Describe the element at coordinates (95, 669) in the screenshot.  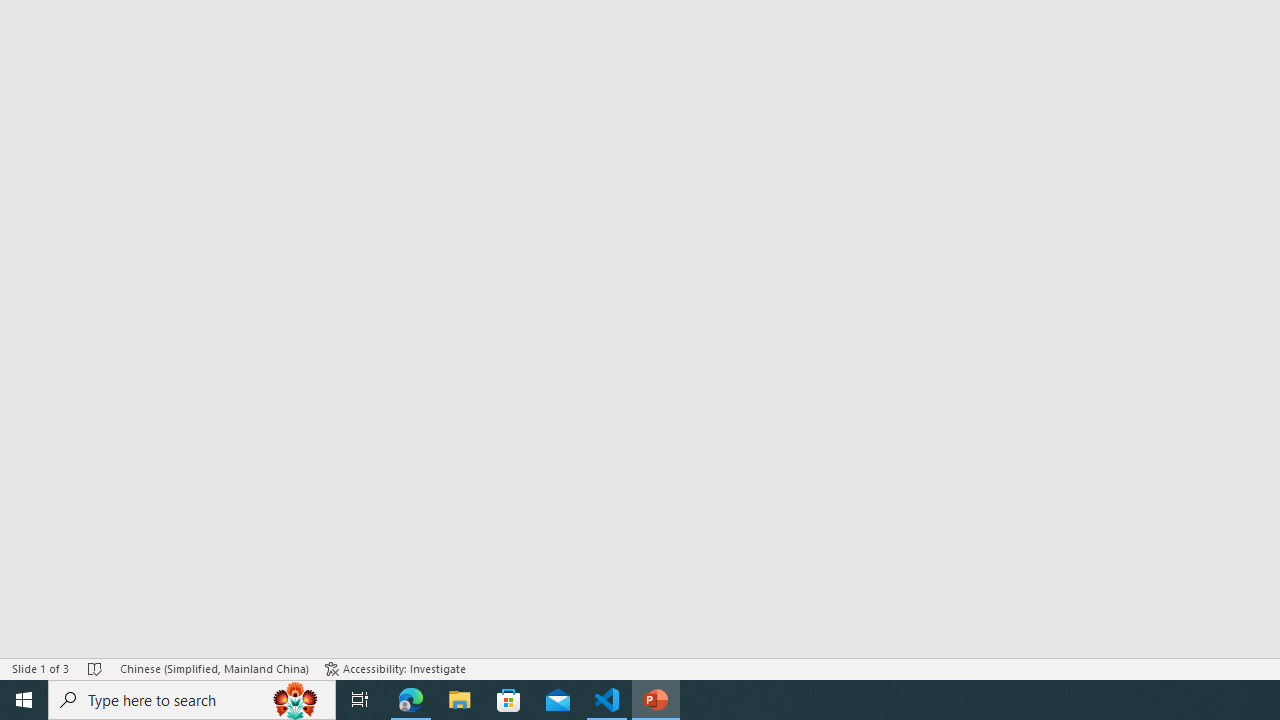
I see `'Spell Check No Errors'` at that location.